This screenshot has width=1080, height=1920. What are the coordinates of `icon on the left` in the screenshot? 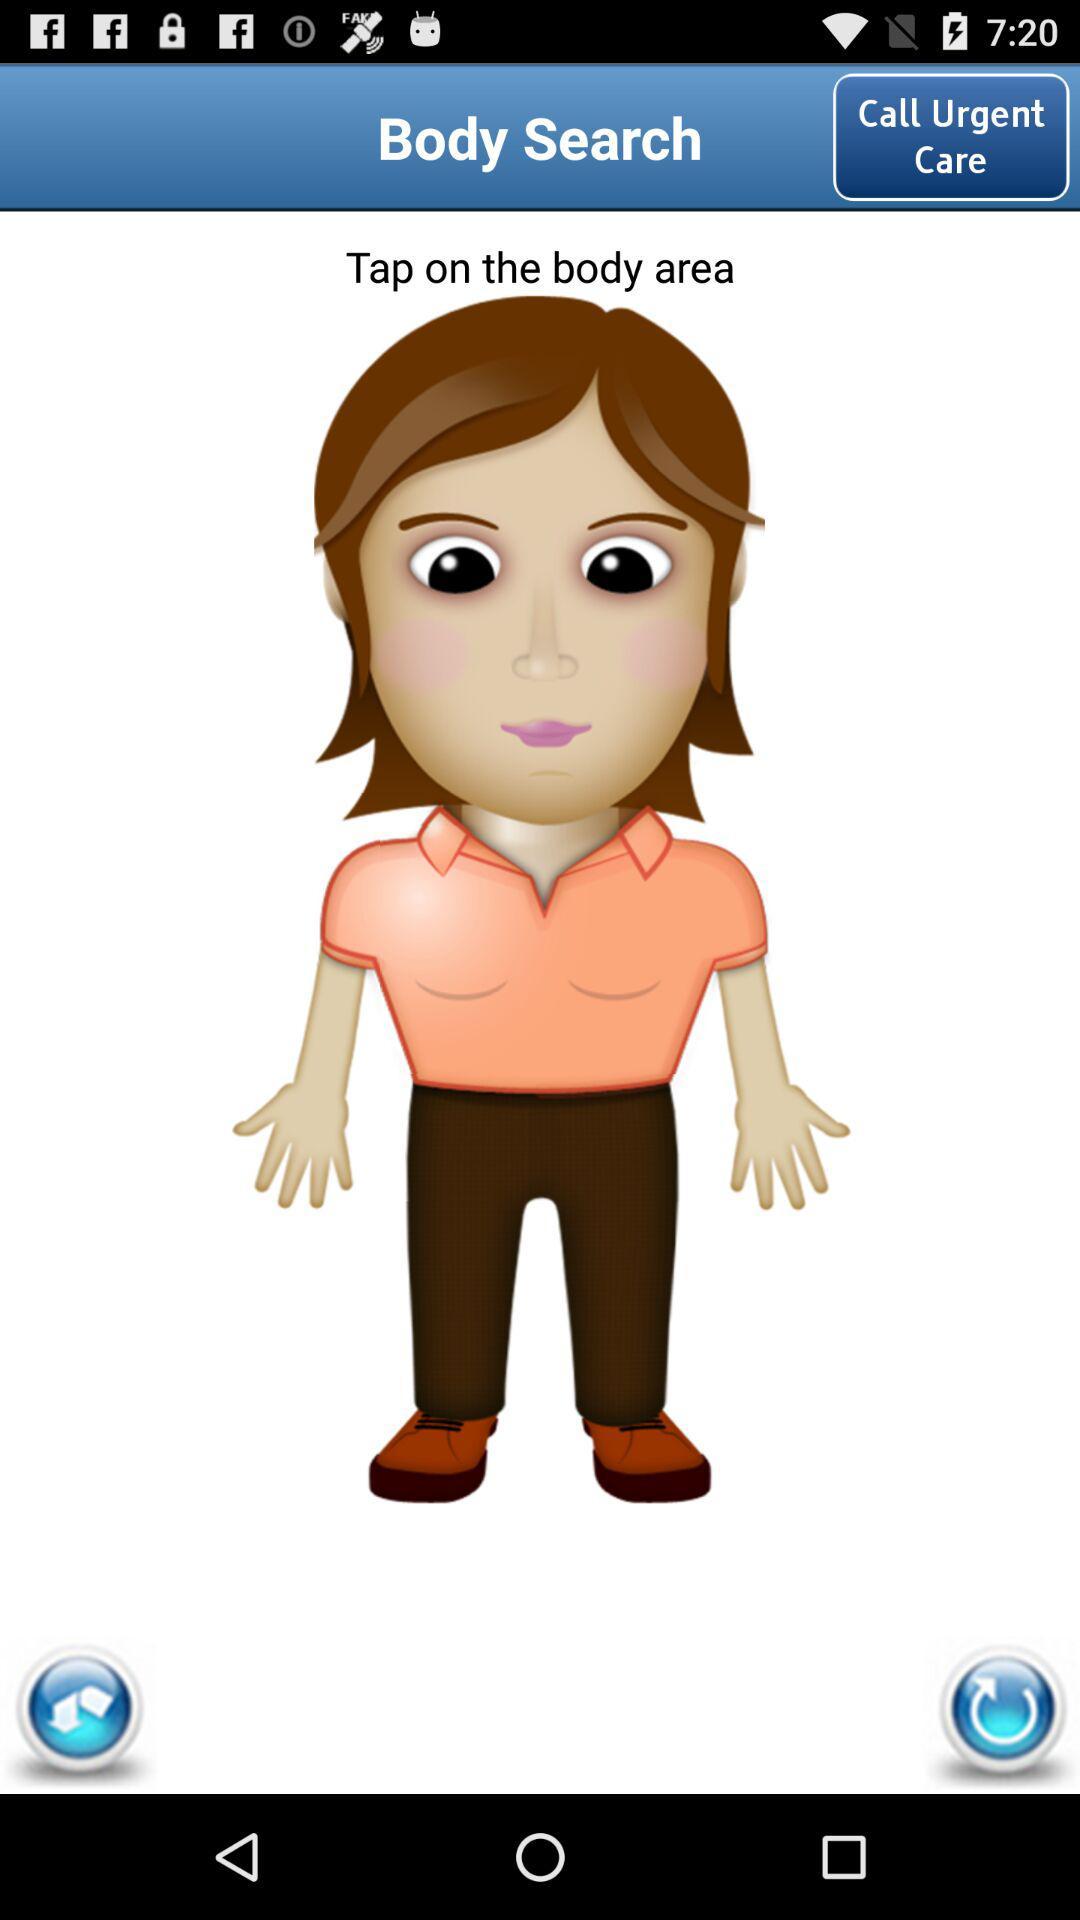 It's located at (305, 1018).